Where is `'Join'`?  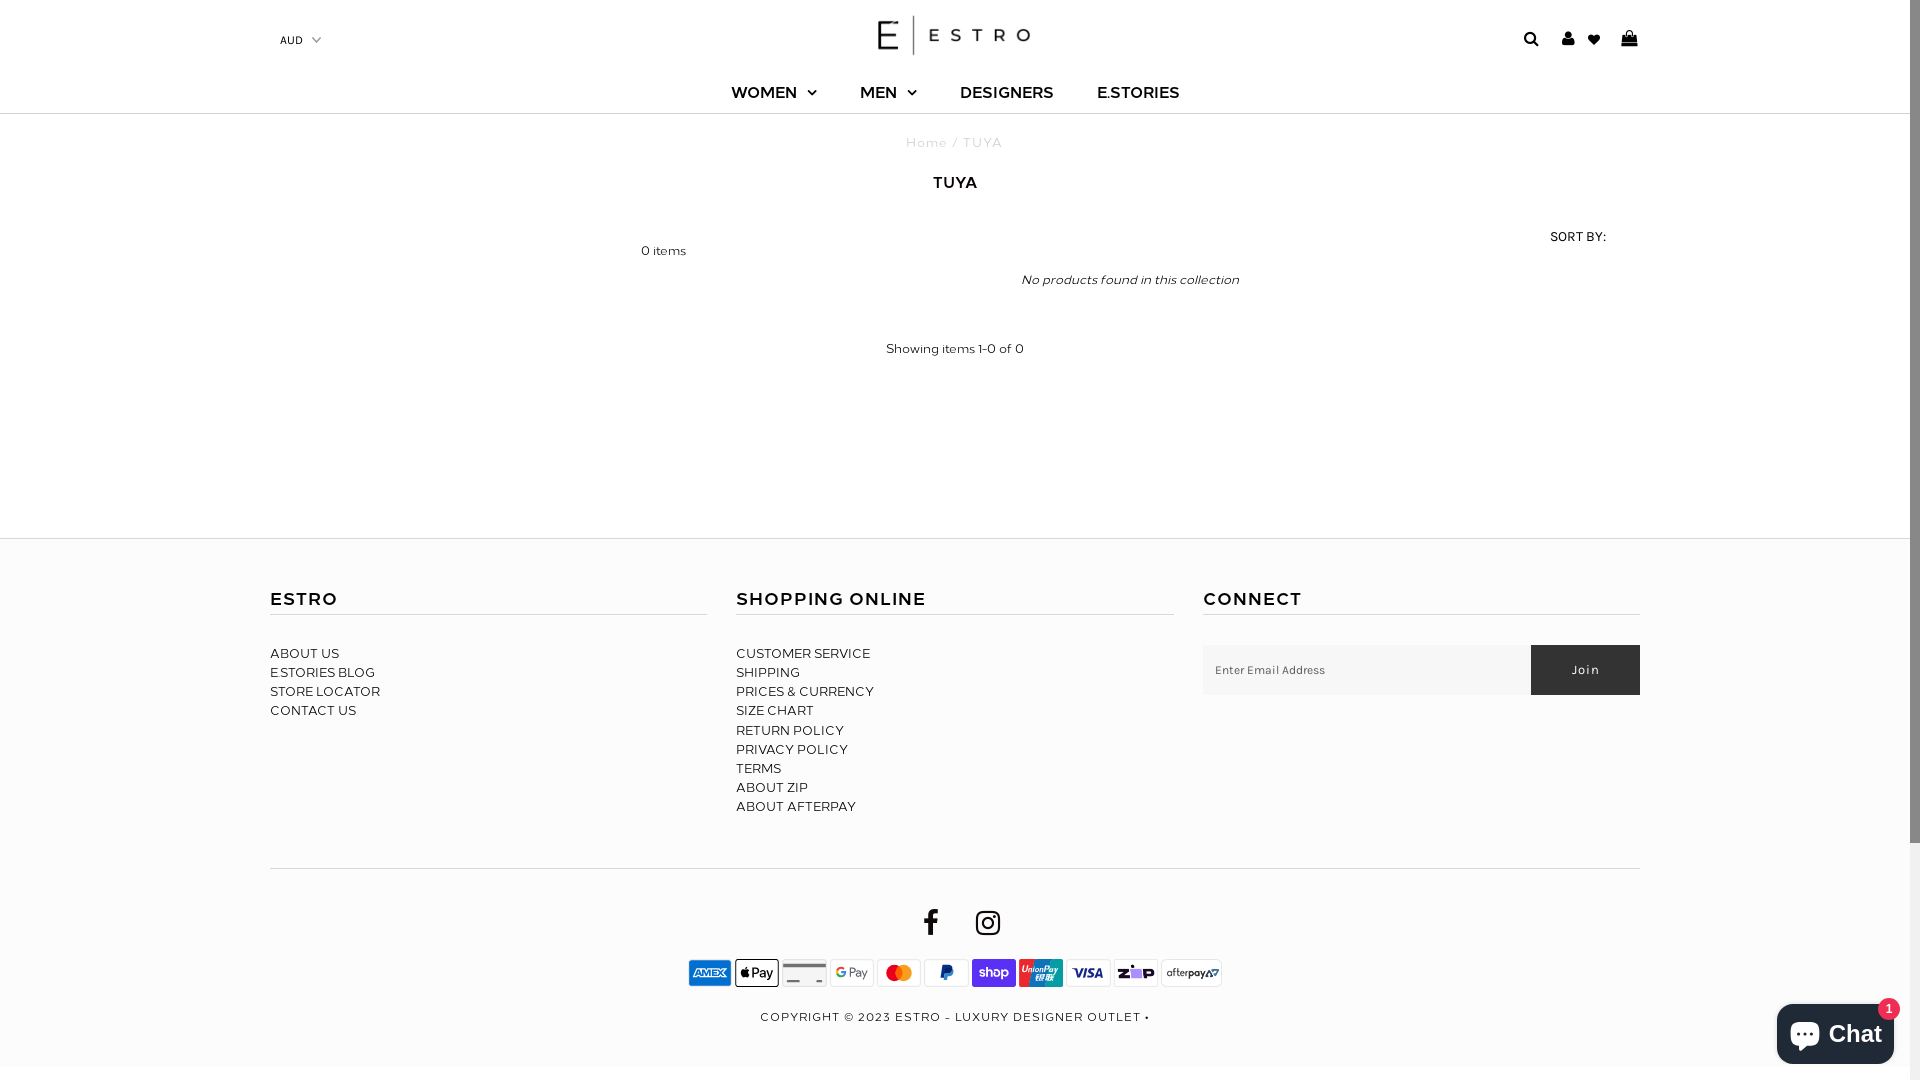 'Join' is located at coordinates (1584, 670).